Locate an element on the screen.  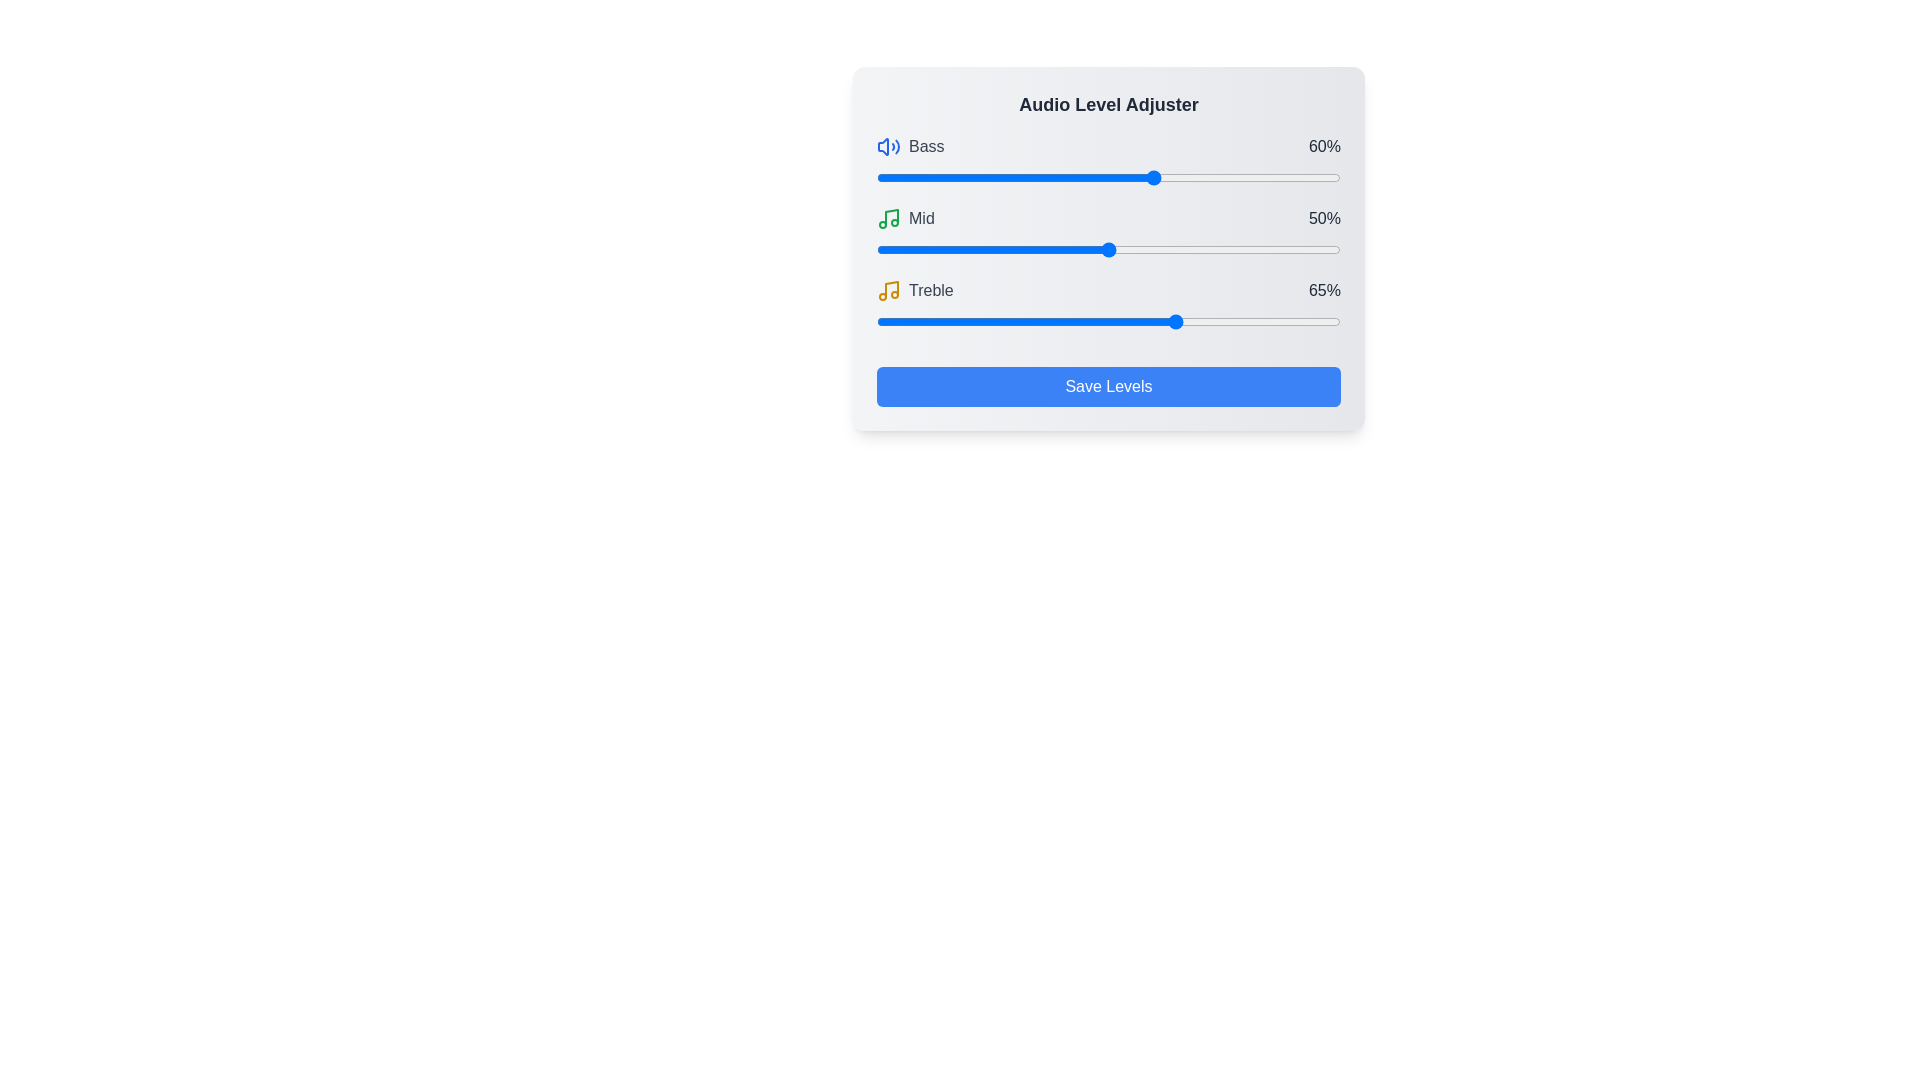
the text label displaying 'treble' which is gray in color and located between the yellow musical note icon and the text '65%' in the audio adjustment interface is located at coordinates (914, 290).